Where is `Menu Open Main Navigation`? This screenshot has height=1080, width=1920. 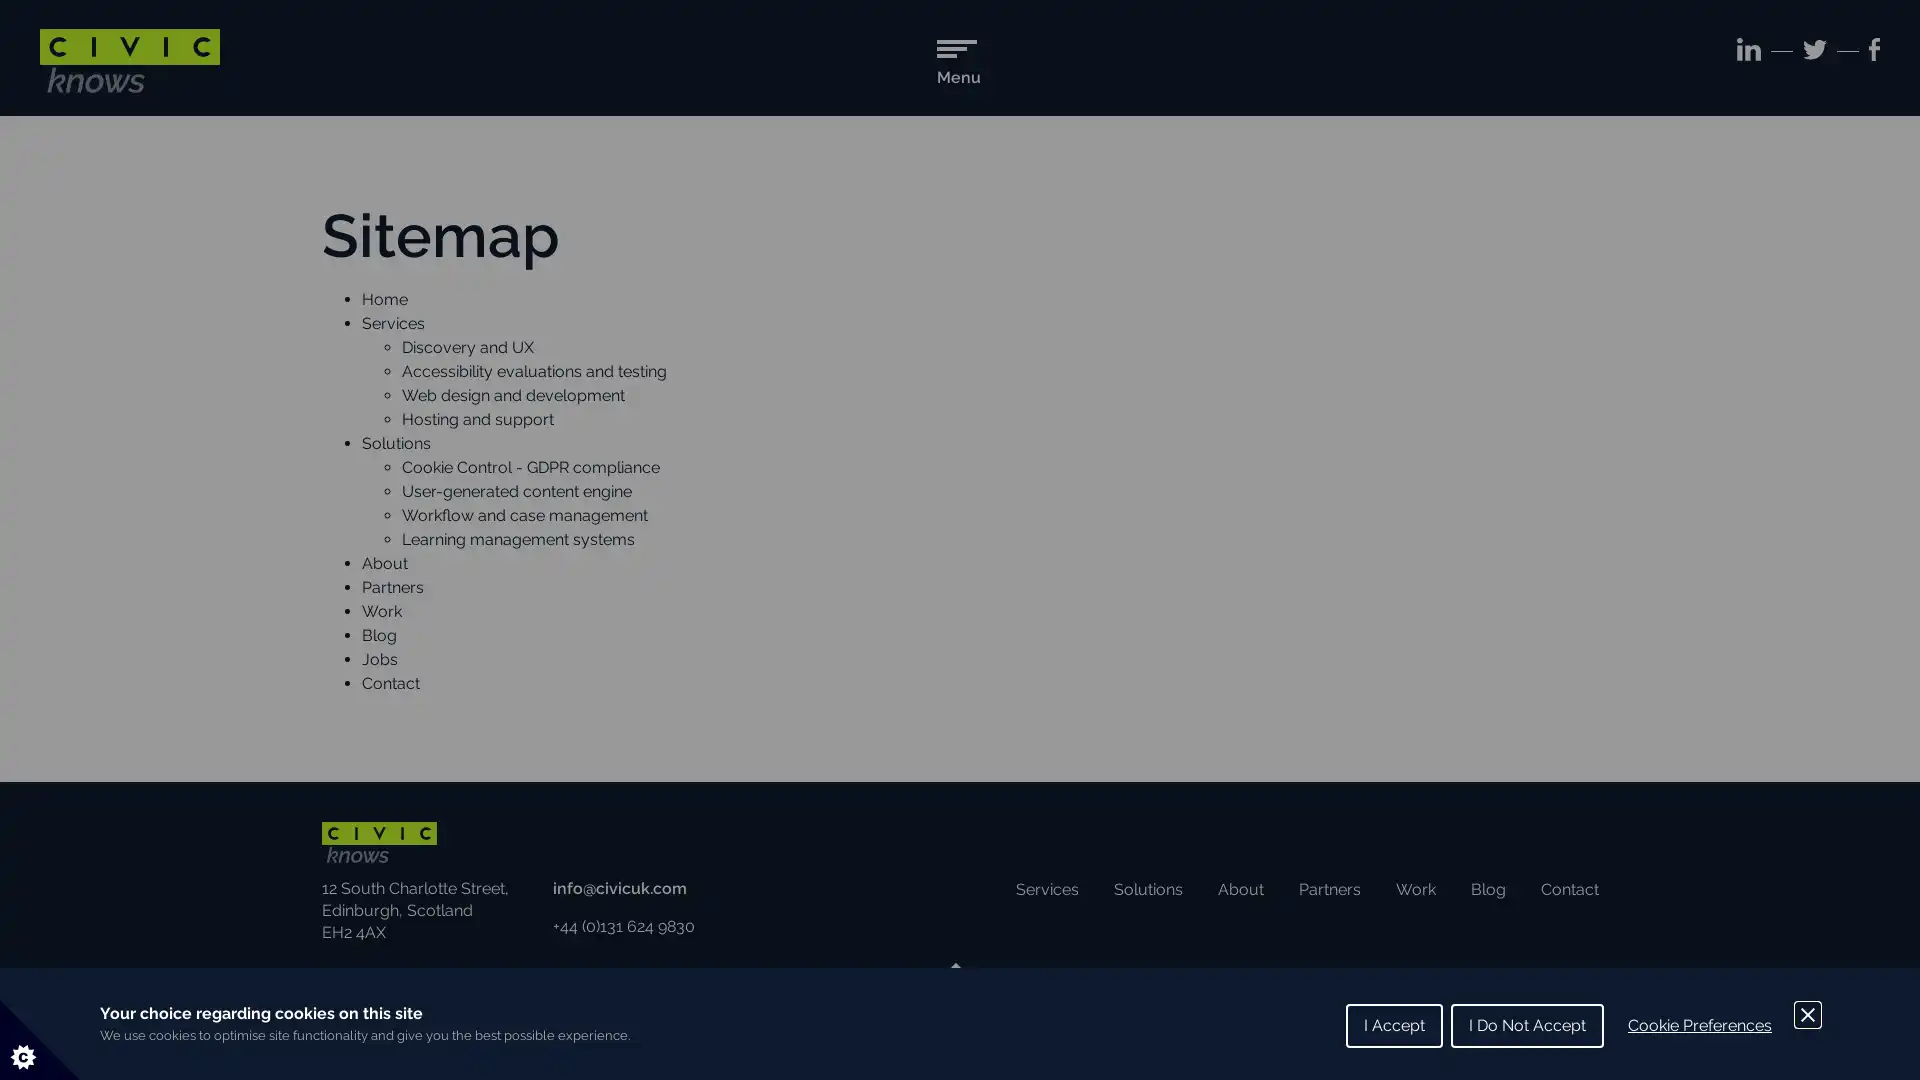
Menu Open Main Navigation is located at coordinates (957, 66).